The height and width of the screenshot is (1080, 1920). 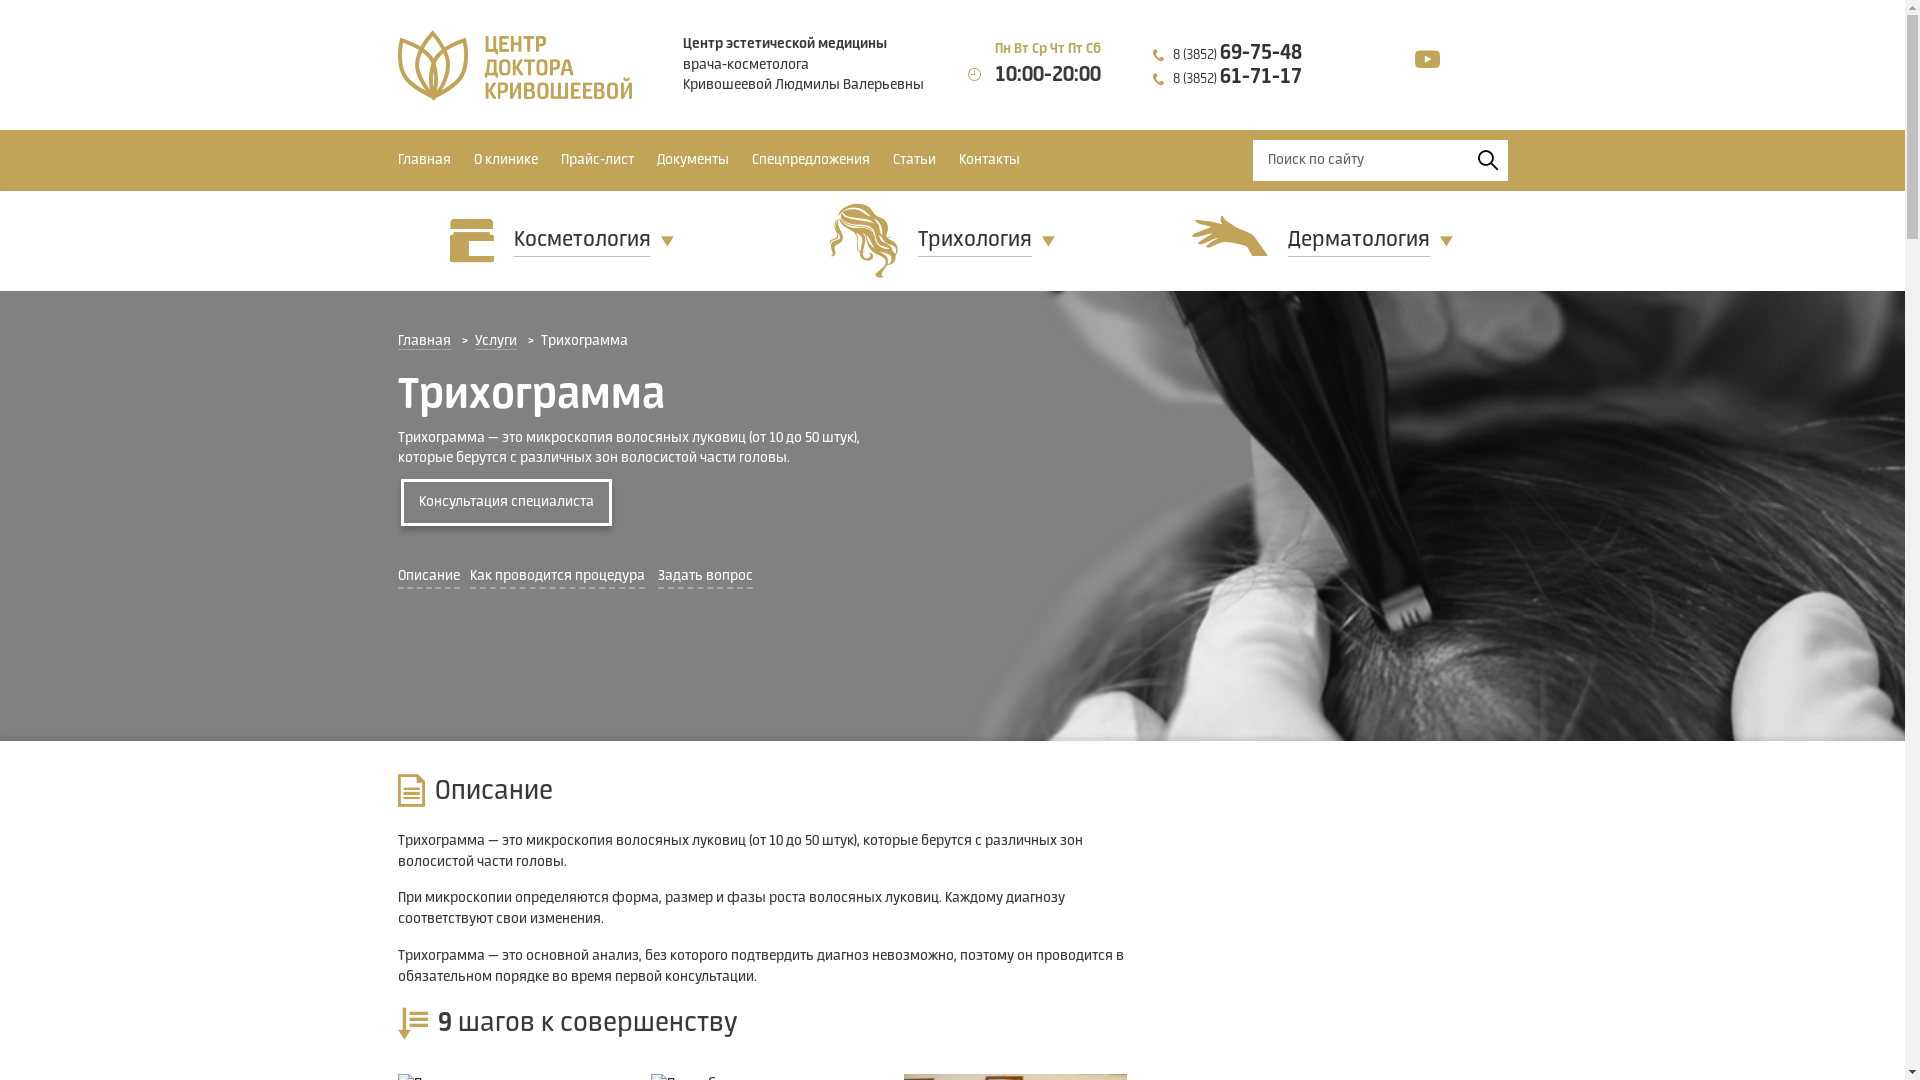 I want to click on '8 (3852) 61-71-17', so click(x=1236, y=77).